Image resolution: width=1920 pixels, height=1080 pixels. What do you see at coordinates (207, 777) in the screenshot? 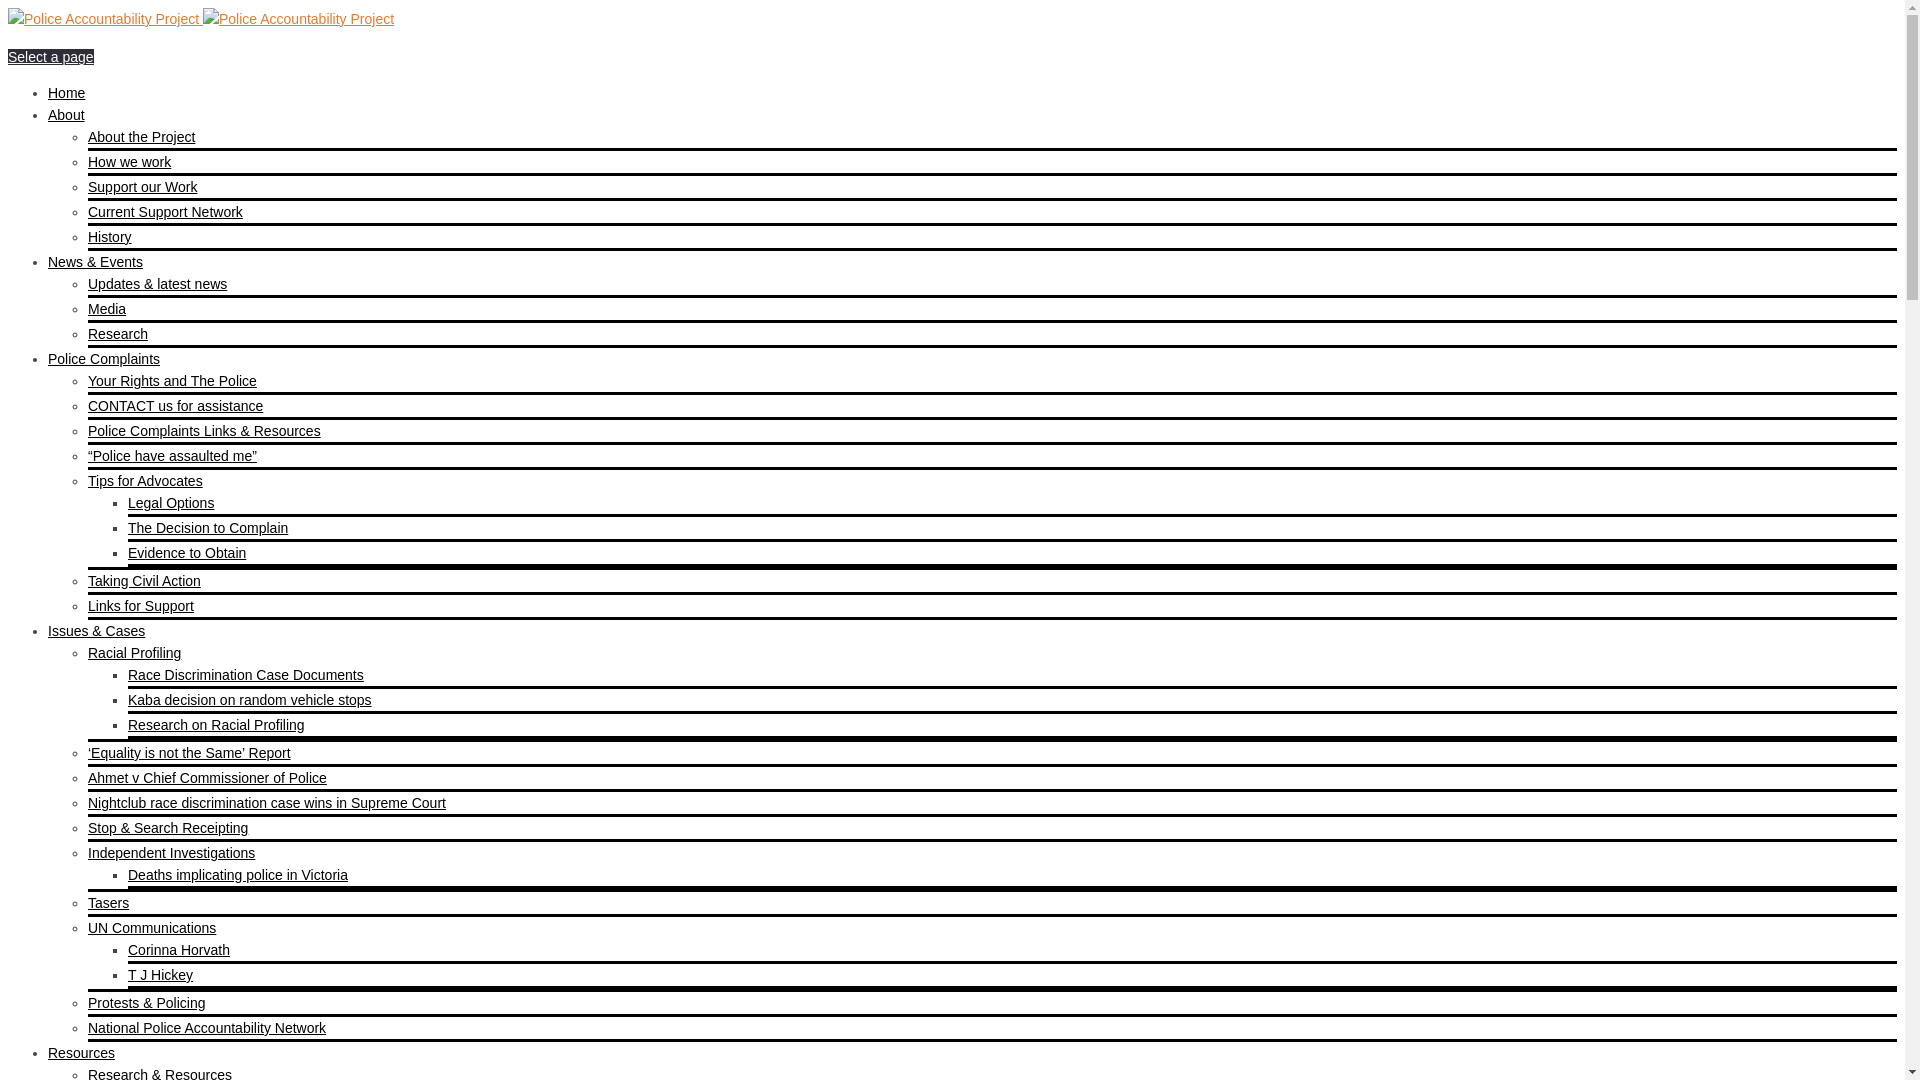
I see `'Ahmet v Chief Commissioner of Police'` at bounding box center [207, 777].